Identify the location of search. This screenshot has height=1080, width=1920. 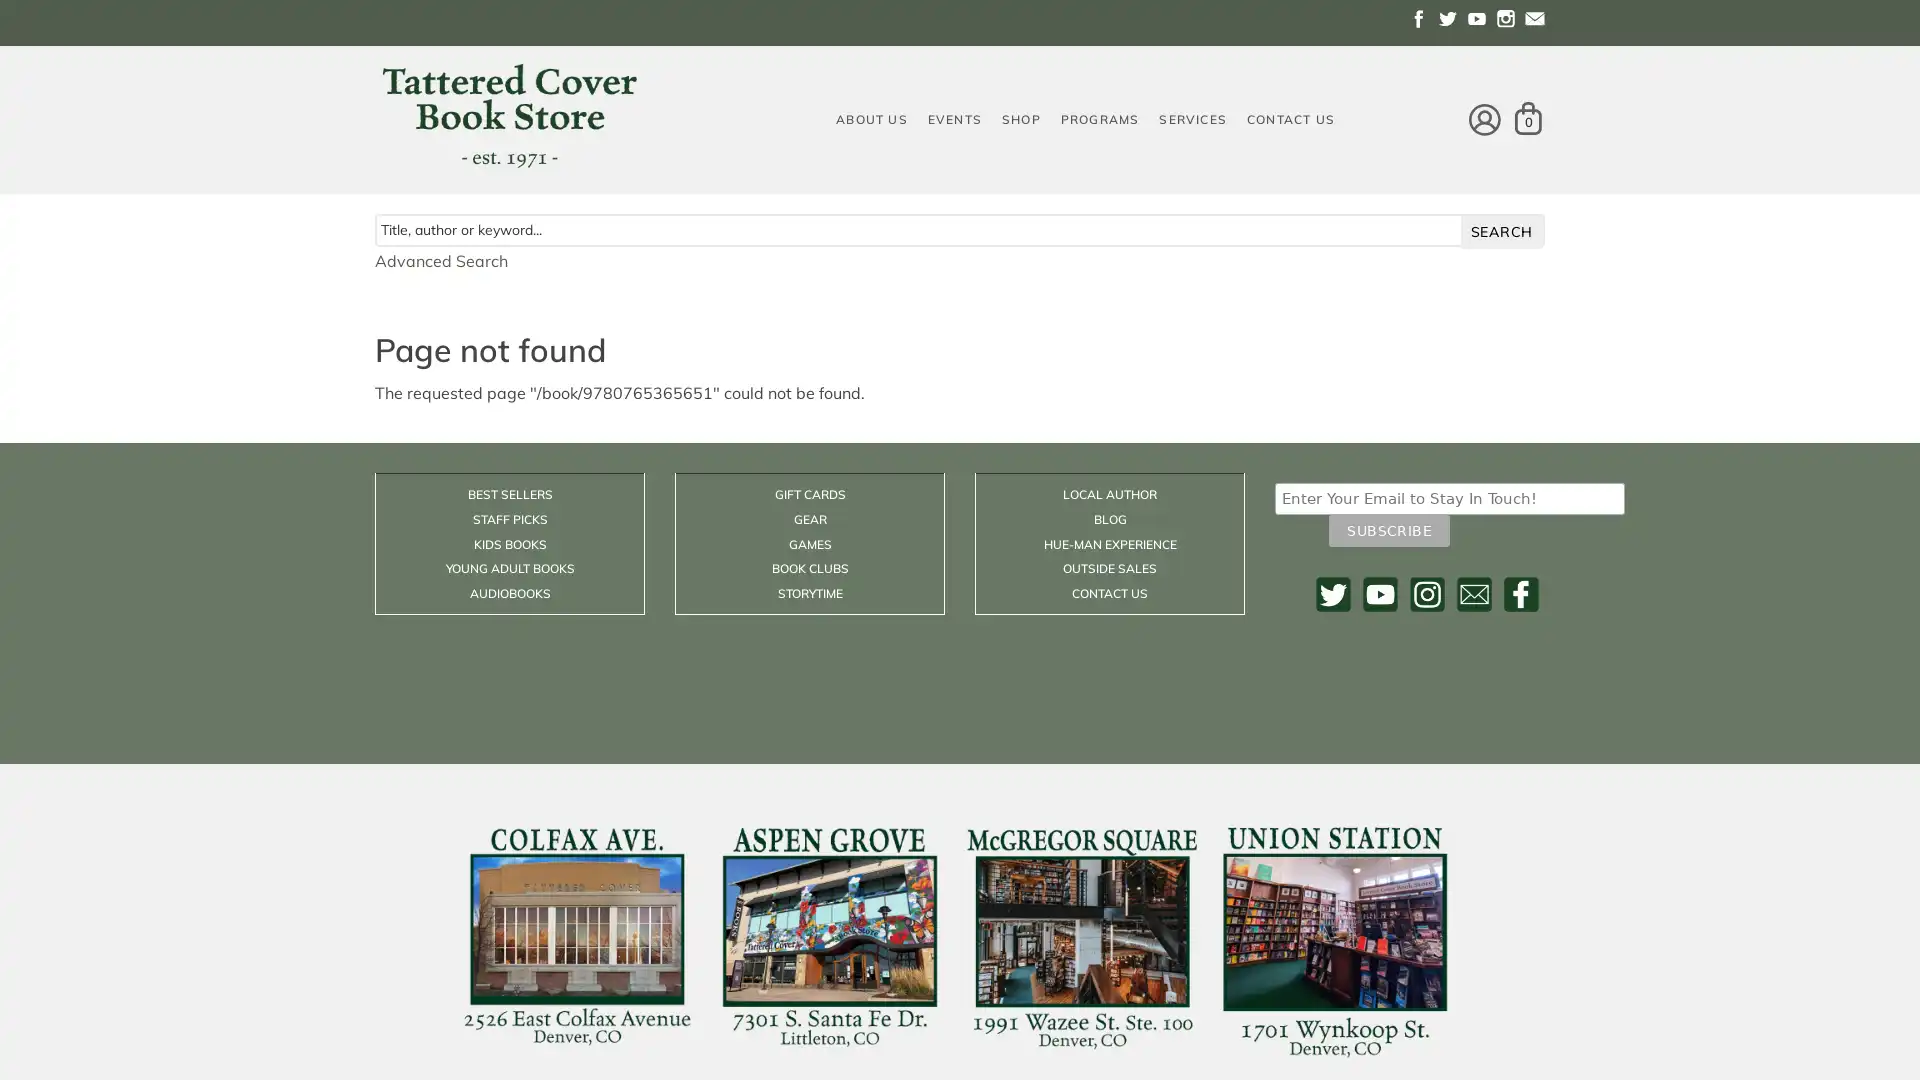
(1501, 301).